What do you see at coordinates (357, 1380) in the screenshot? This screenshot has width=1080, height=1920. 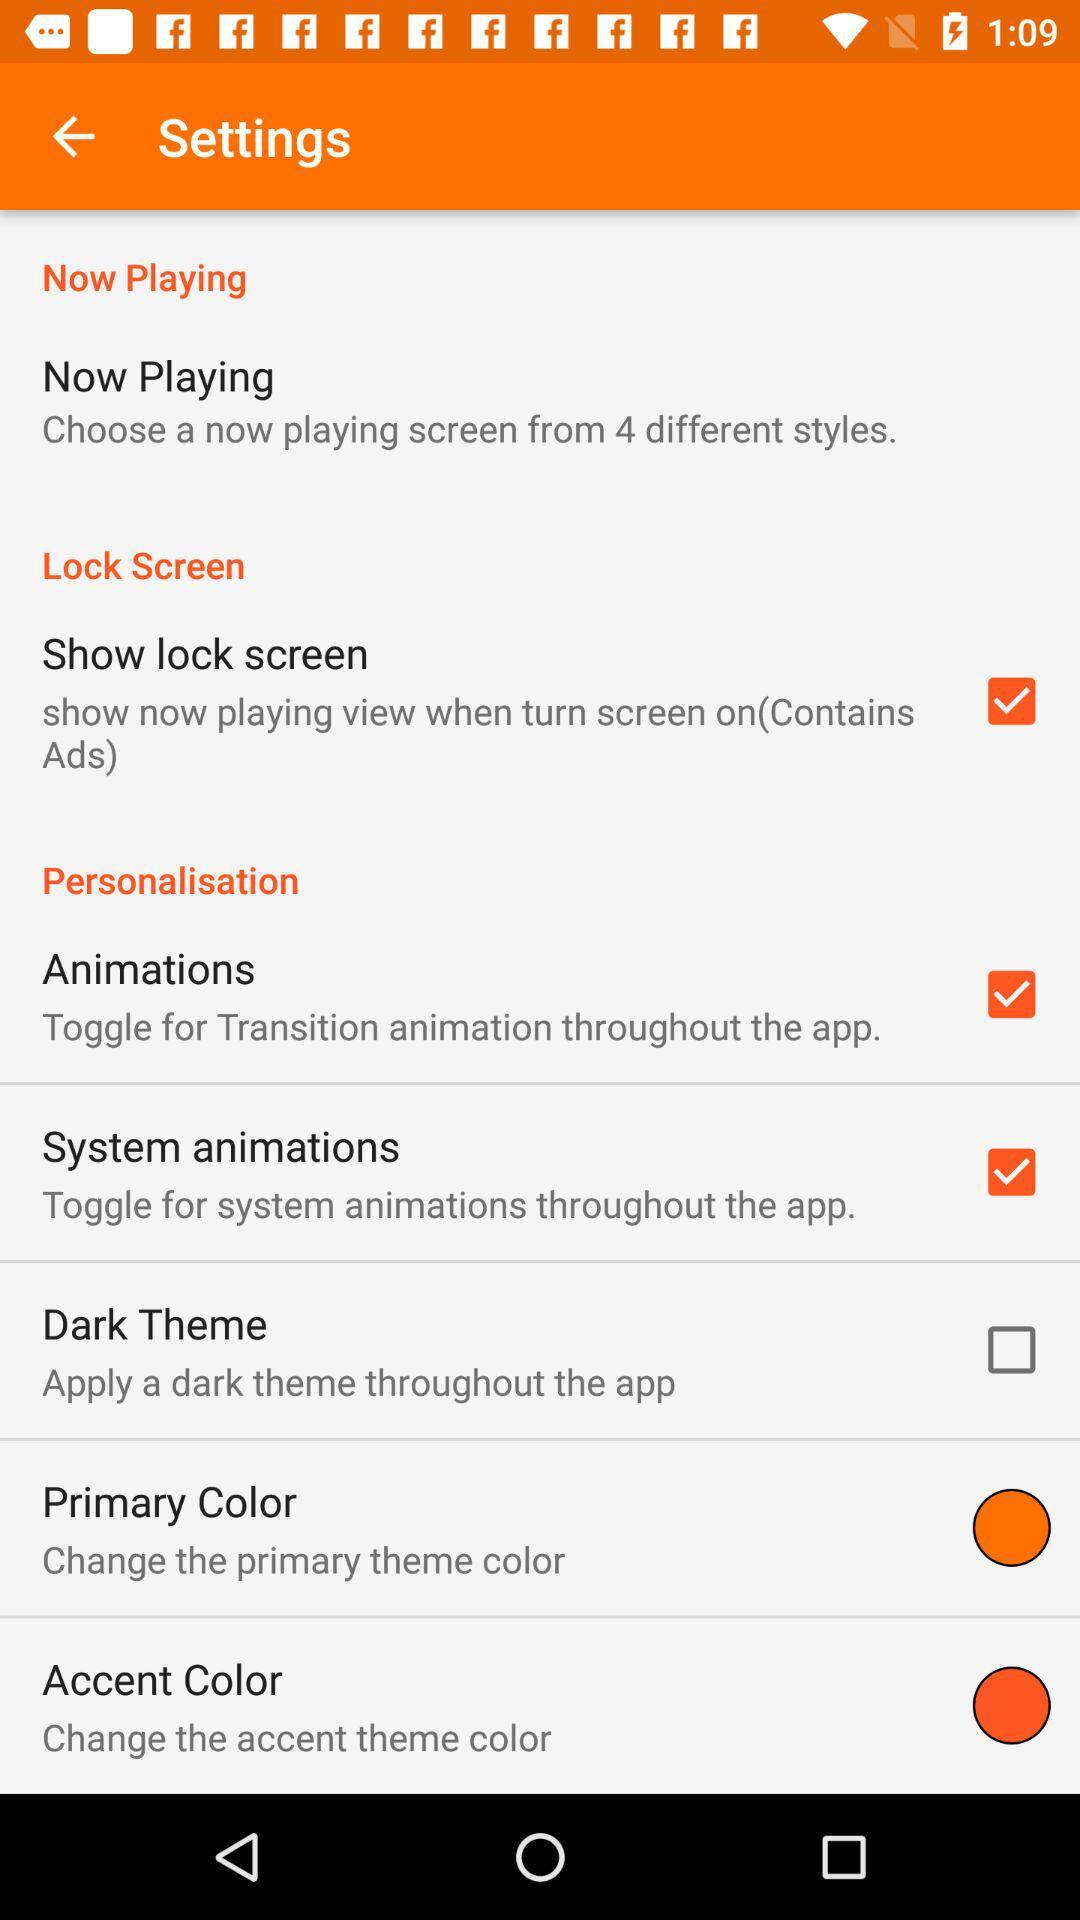 I see `the apply a dark` at bounding box center [357, 1380].